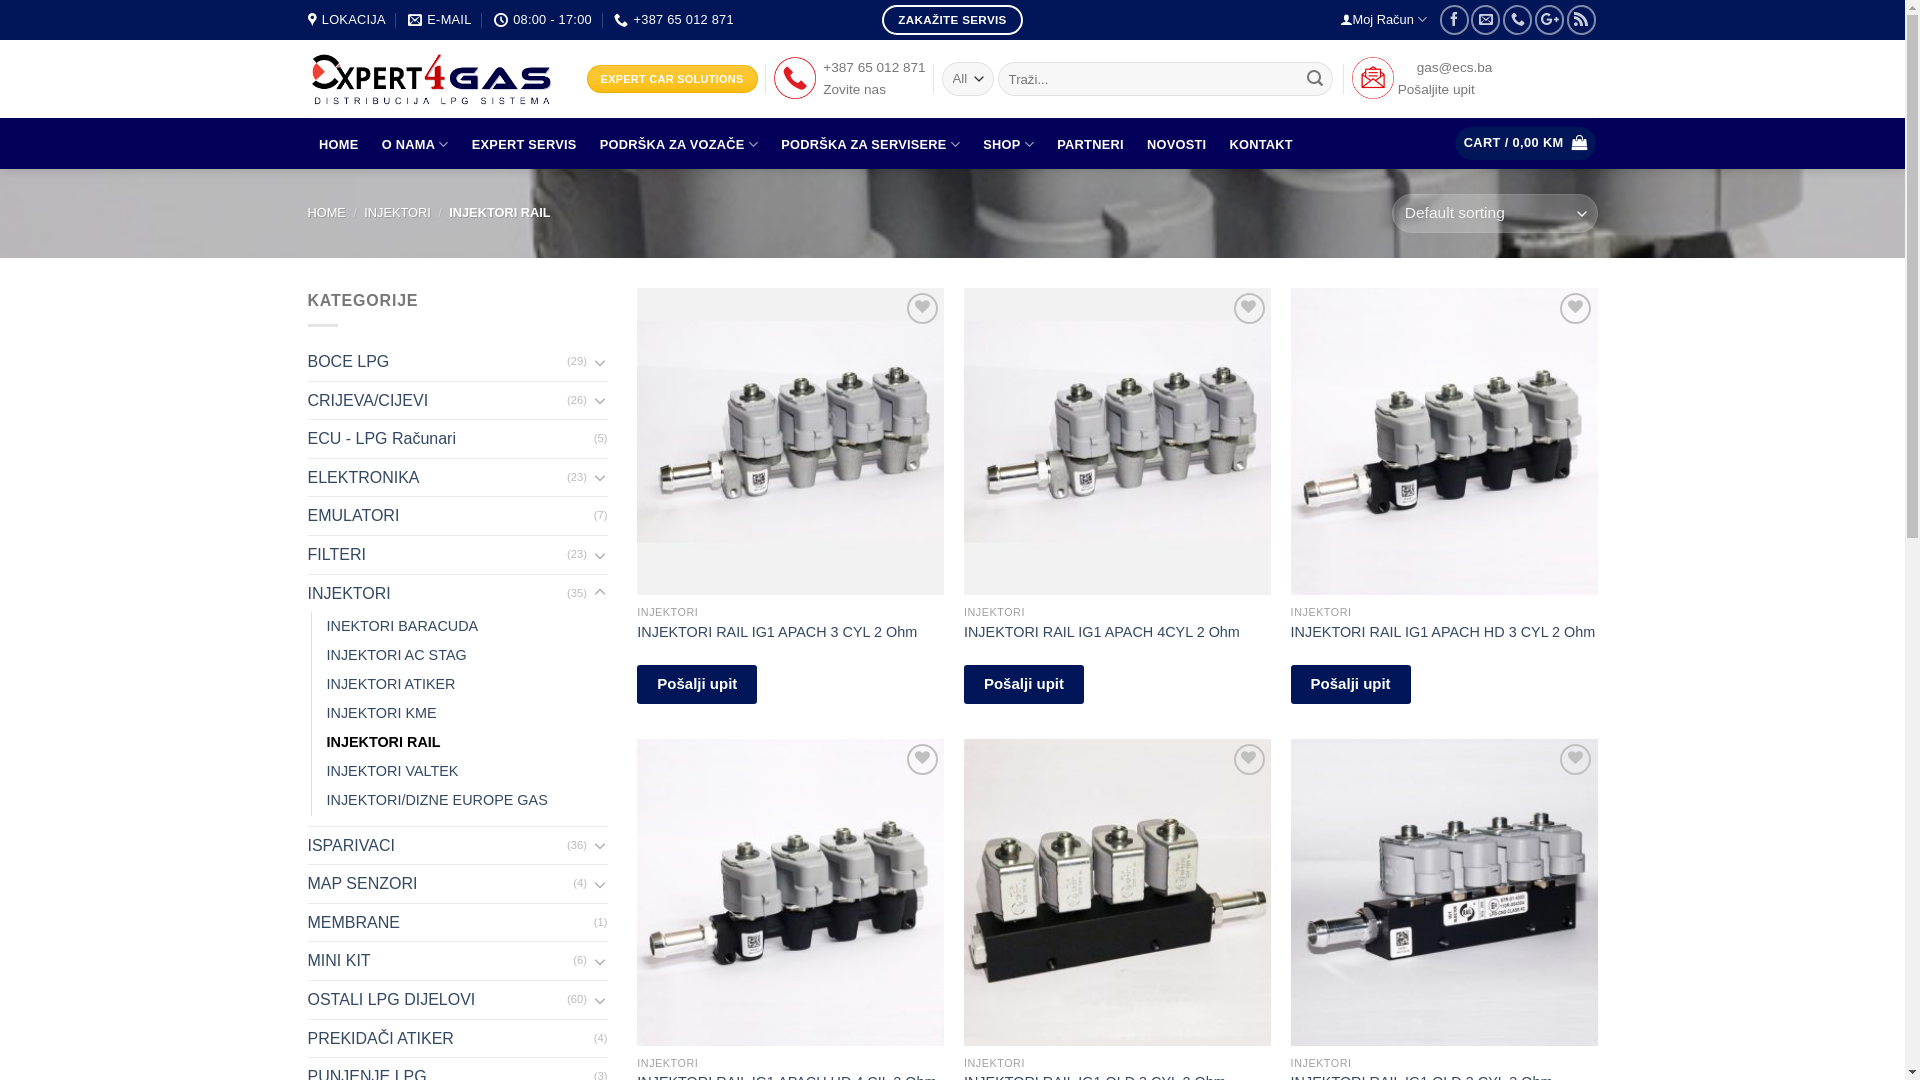 Image resolution: width=1920 pixels, height=1080 pixels. I want to click on 'KONTAKT', so click(1260, 144).